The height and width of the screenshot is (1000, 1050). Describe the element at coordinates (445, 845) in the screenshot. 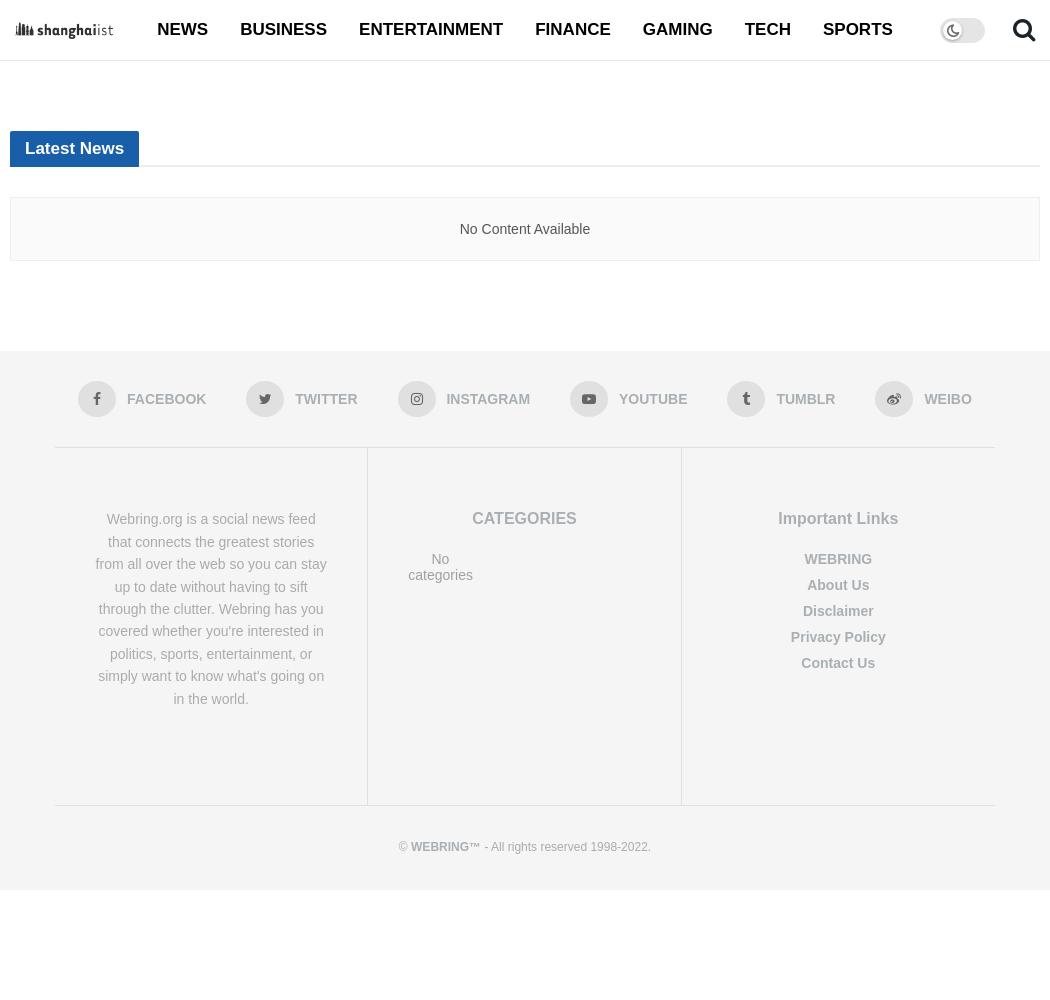

I see `'WEBRING™'` at that location.